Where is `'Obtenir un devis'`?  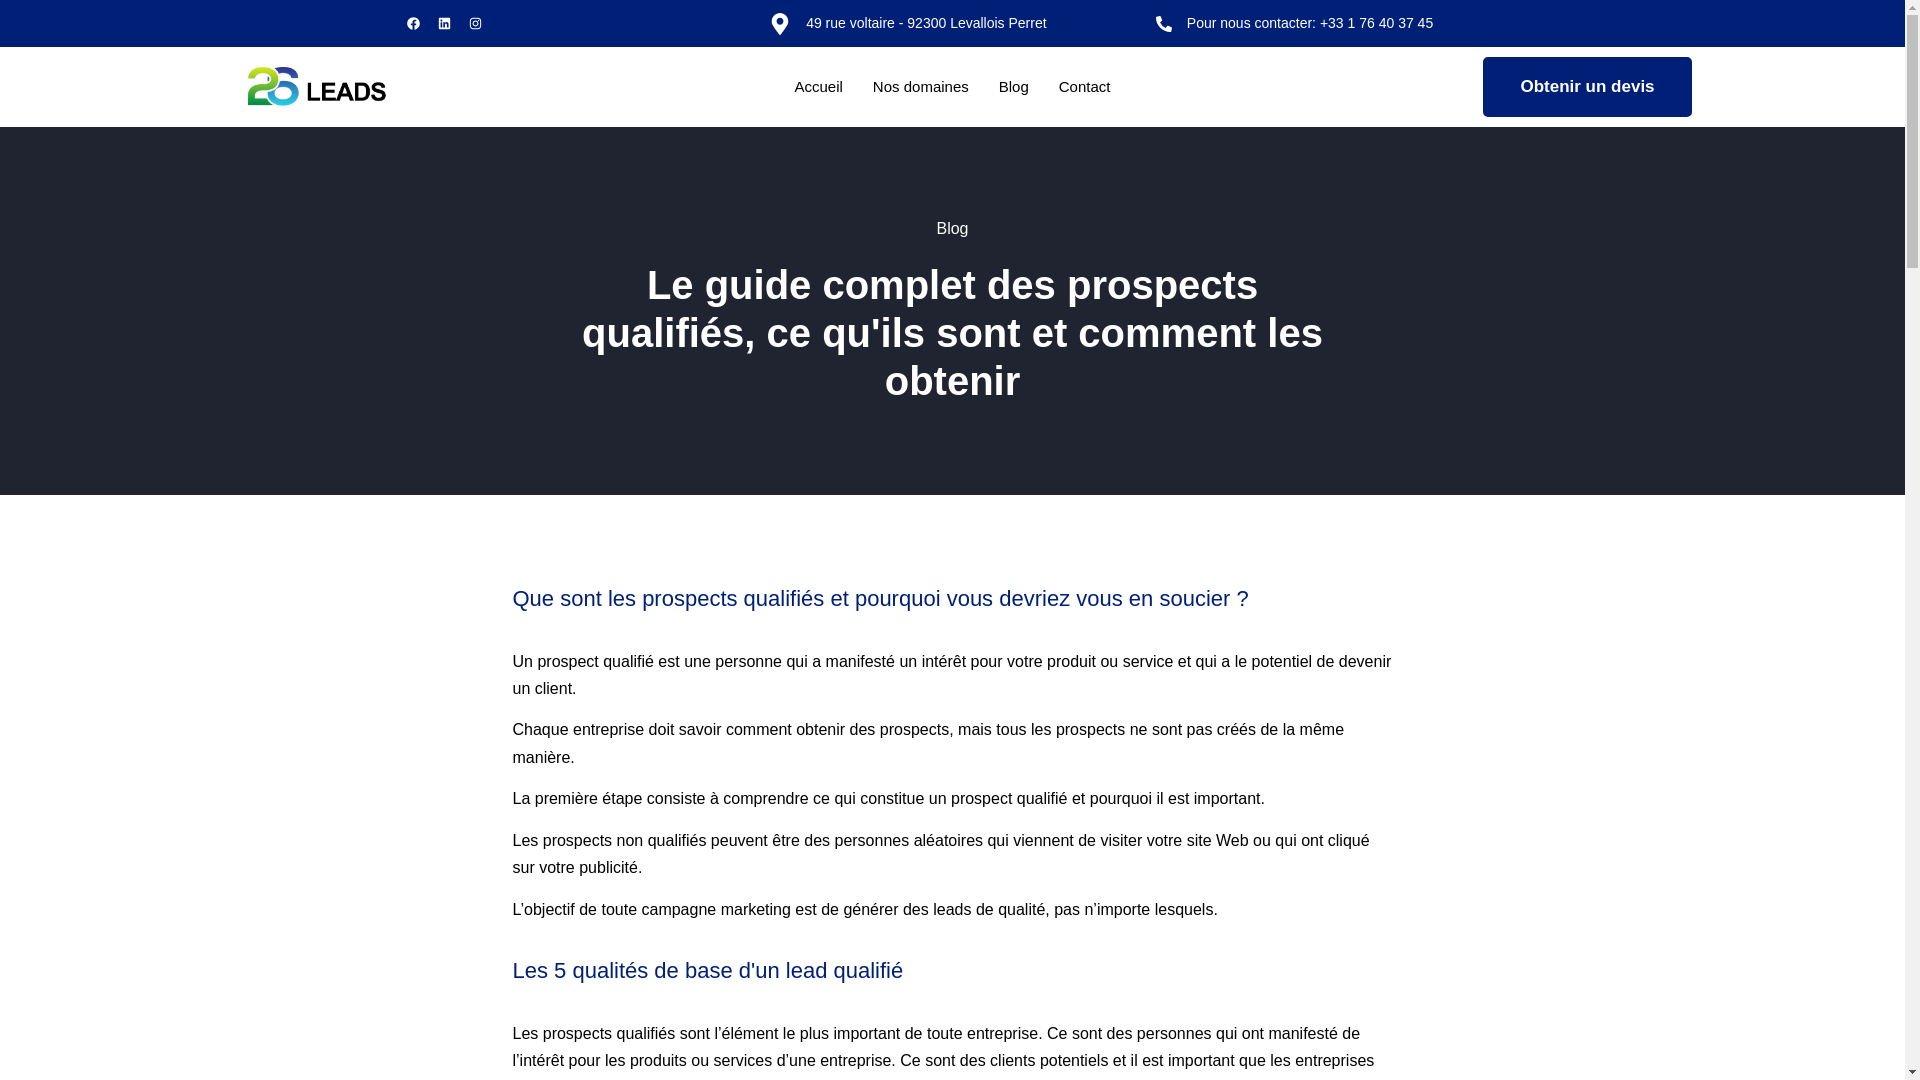 'Obtenir un devis' is located at coordinates (1586, 86).